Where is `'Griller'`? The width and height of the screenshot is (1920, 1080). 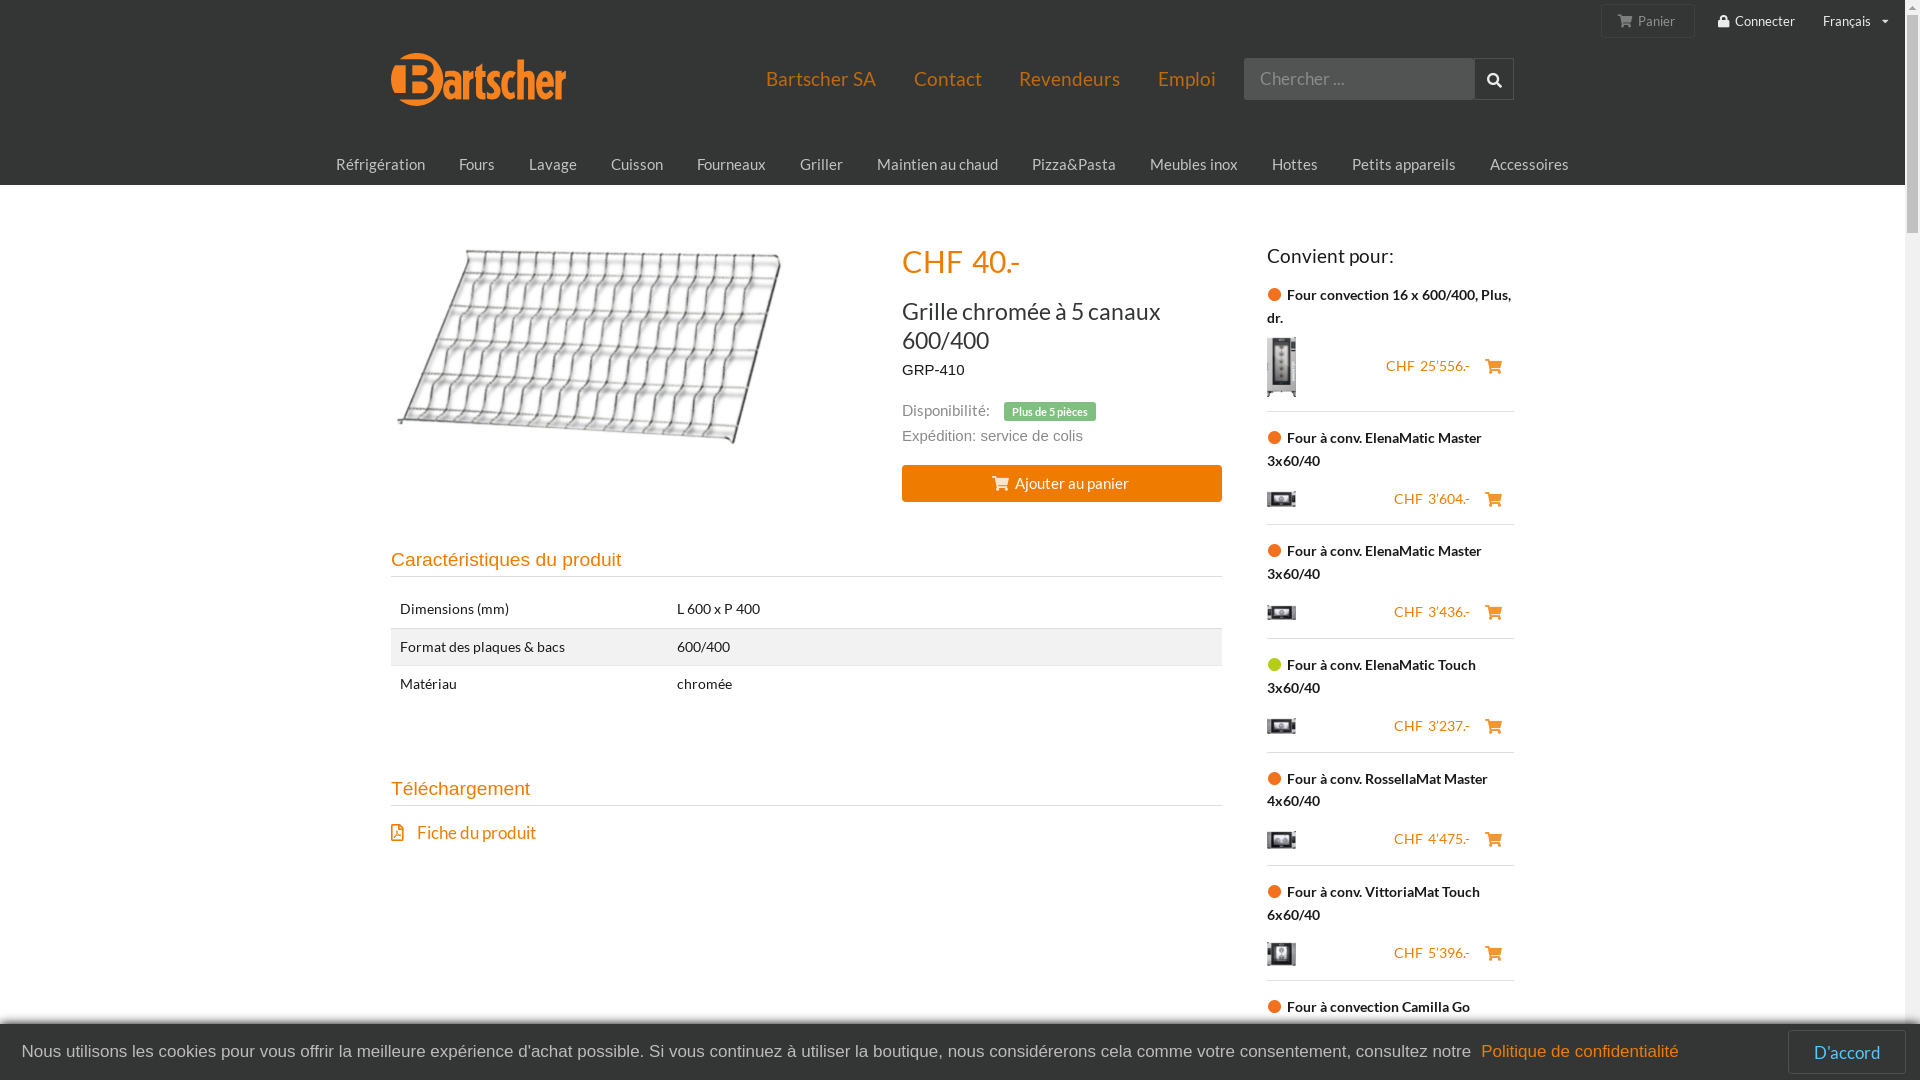 'Griller' is located at coordinates (821, 164).